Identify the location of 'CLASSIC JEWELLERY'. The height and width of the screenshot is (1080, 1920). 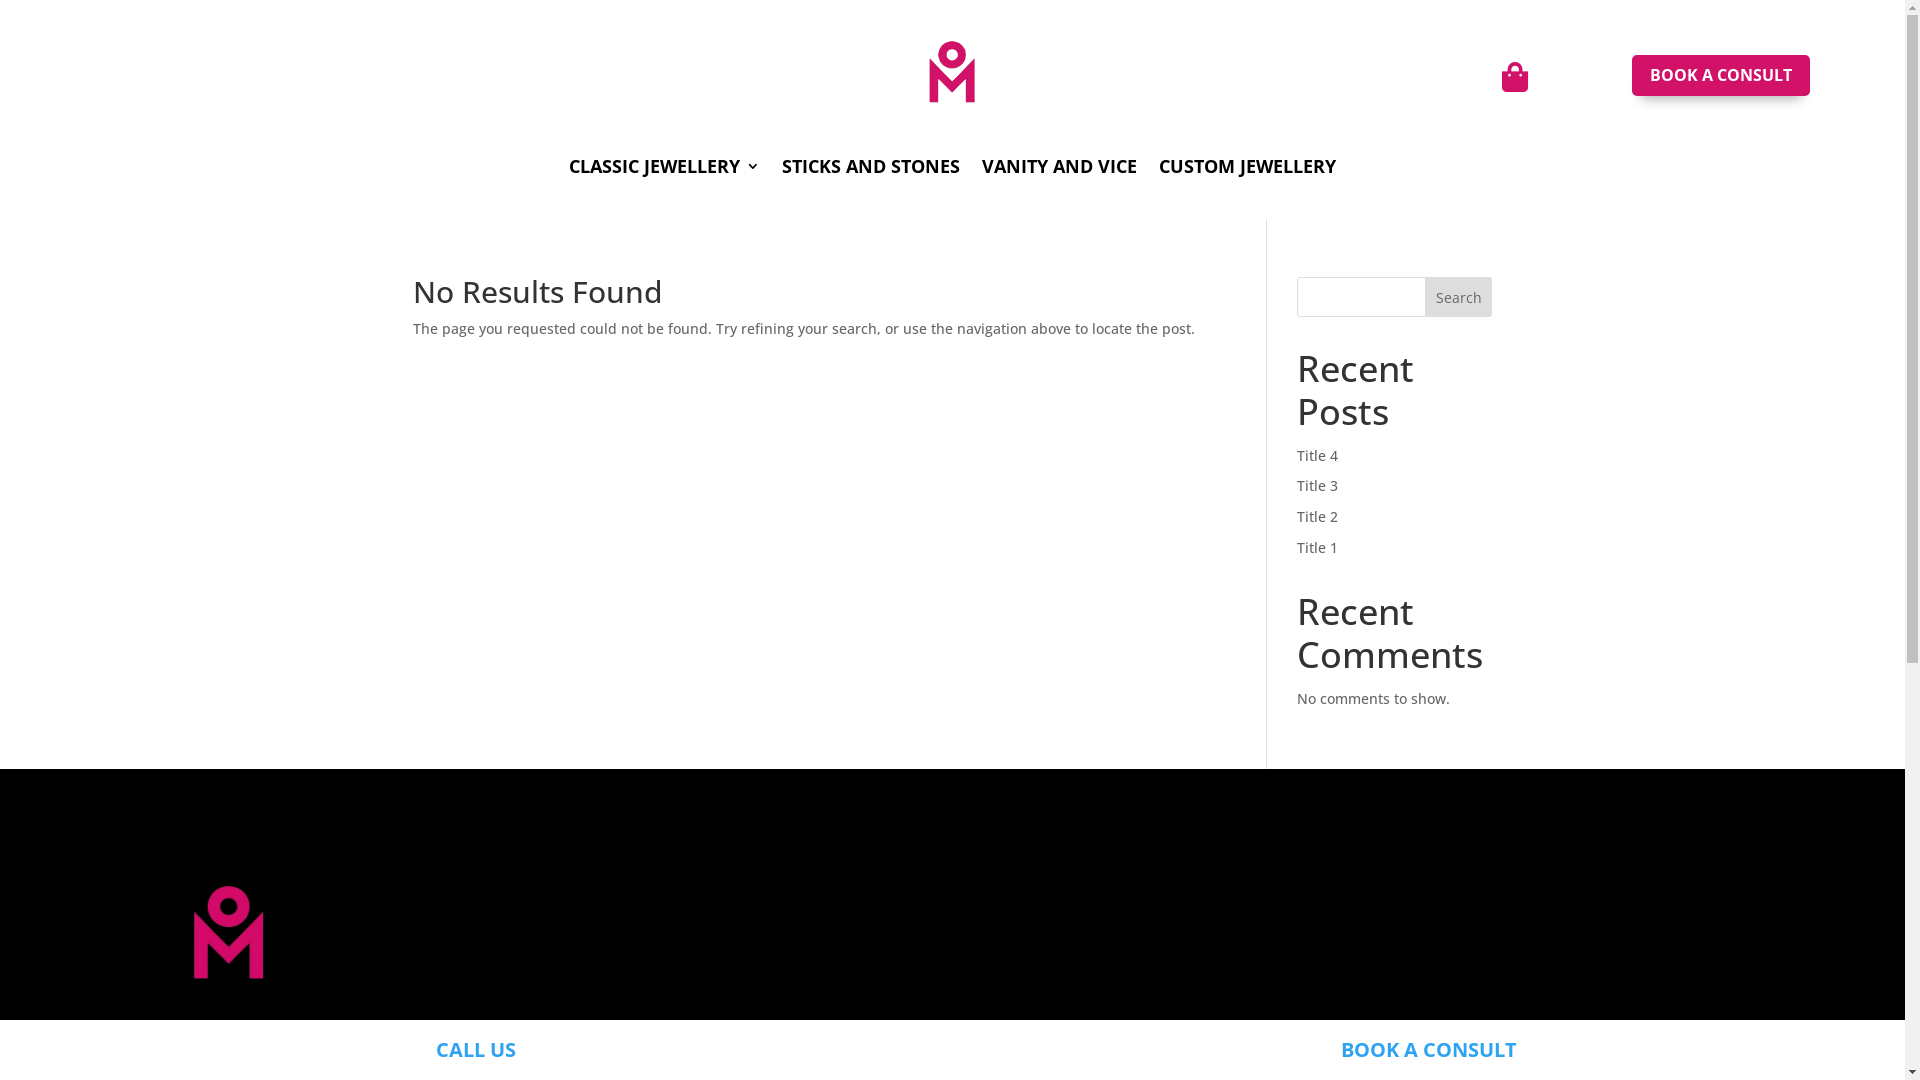
(568, 168).